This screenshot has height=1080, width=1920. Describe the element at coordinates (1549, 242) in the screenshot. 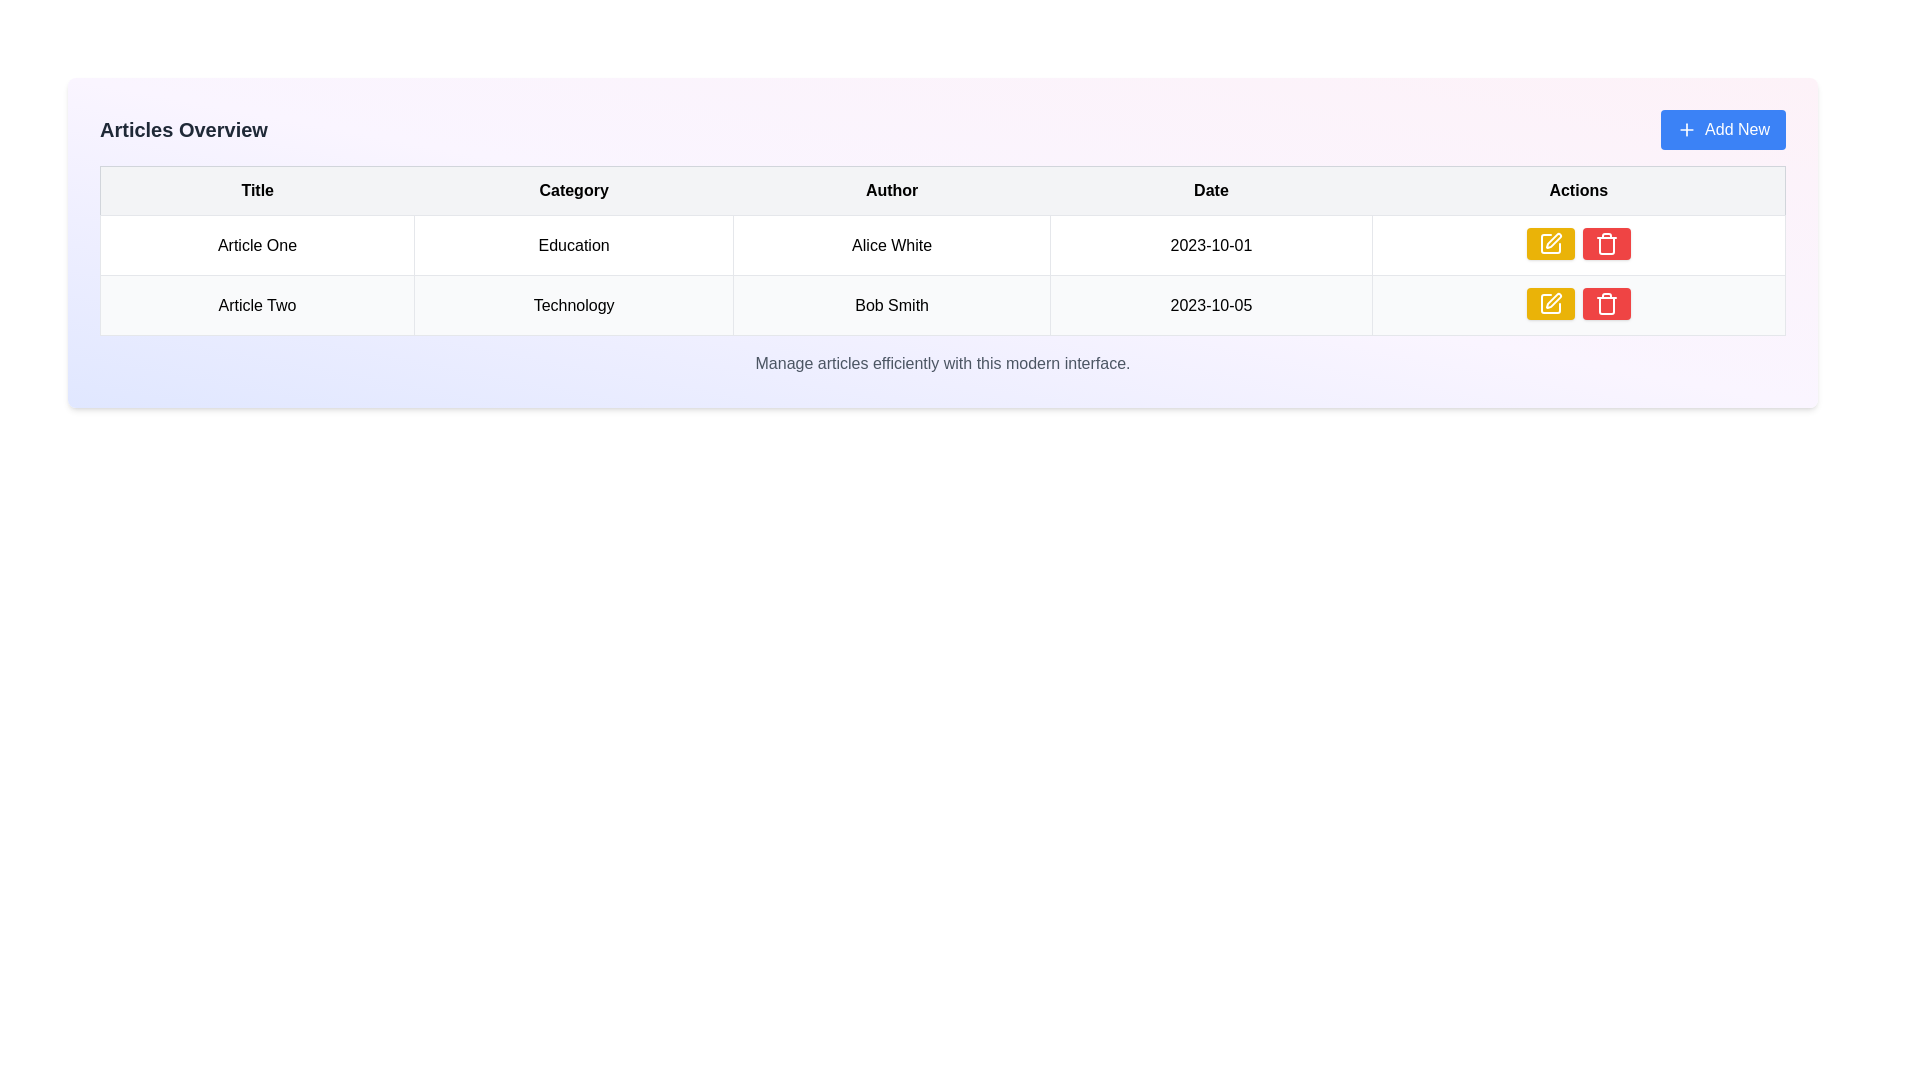

I see `the edit icon button located in the second row of the table under the 'Actions' column, which is the first icon next to the red trash bin icon` at that location.